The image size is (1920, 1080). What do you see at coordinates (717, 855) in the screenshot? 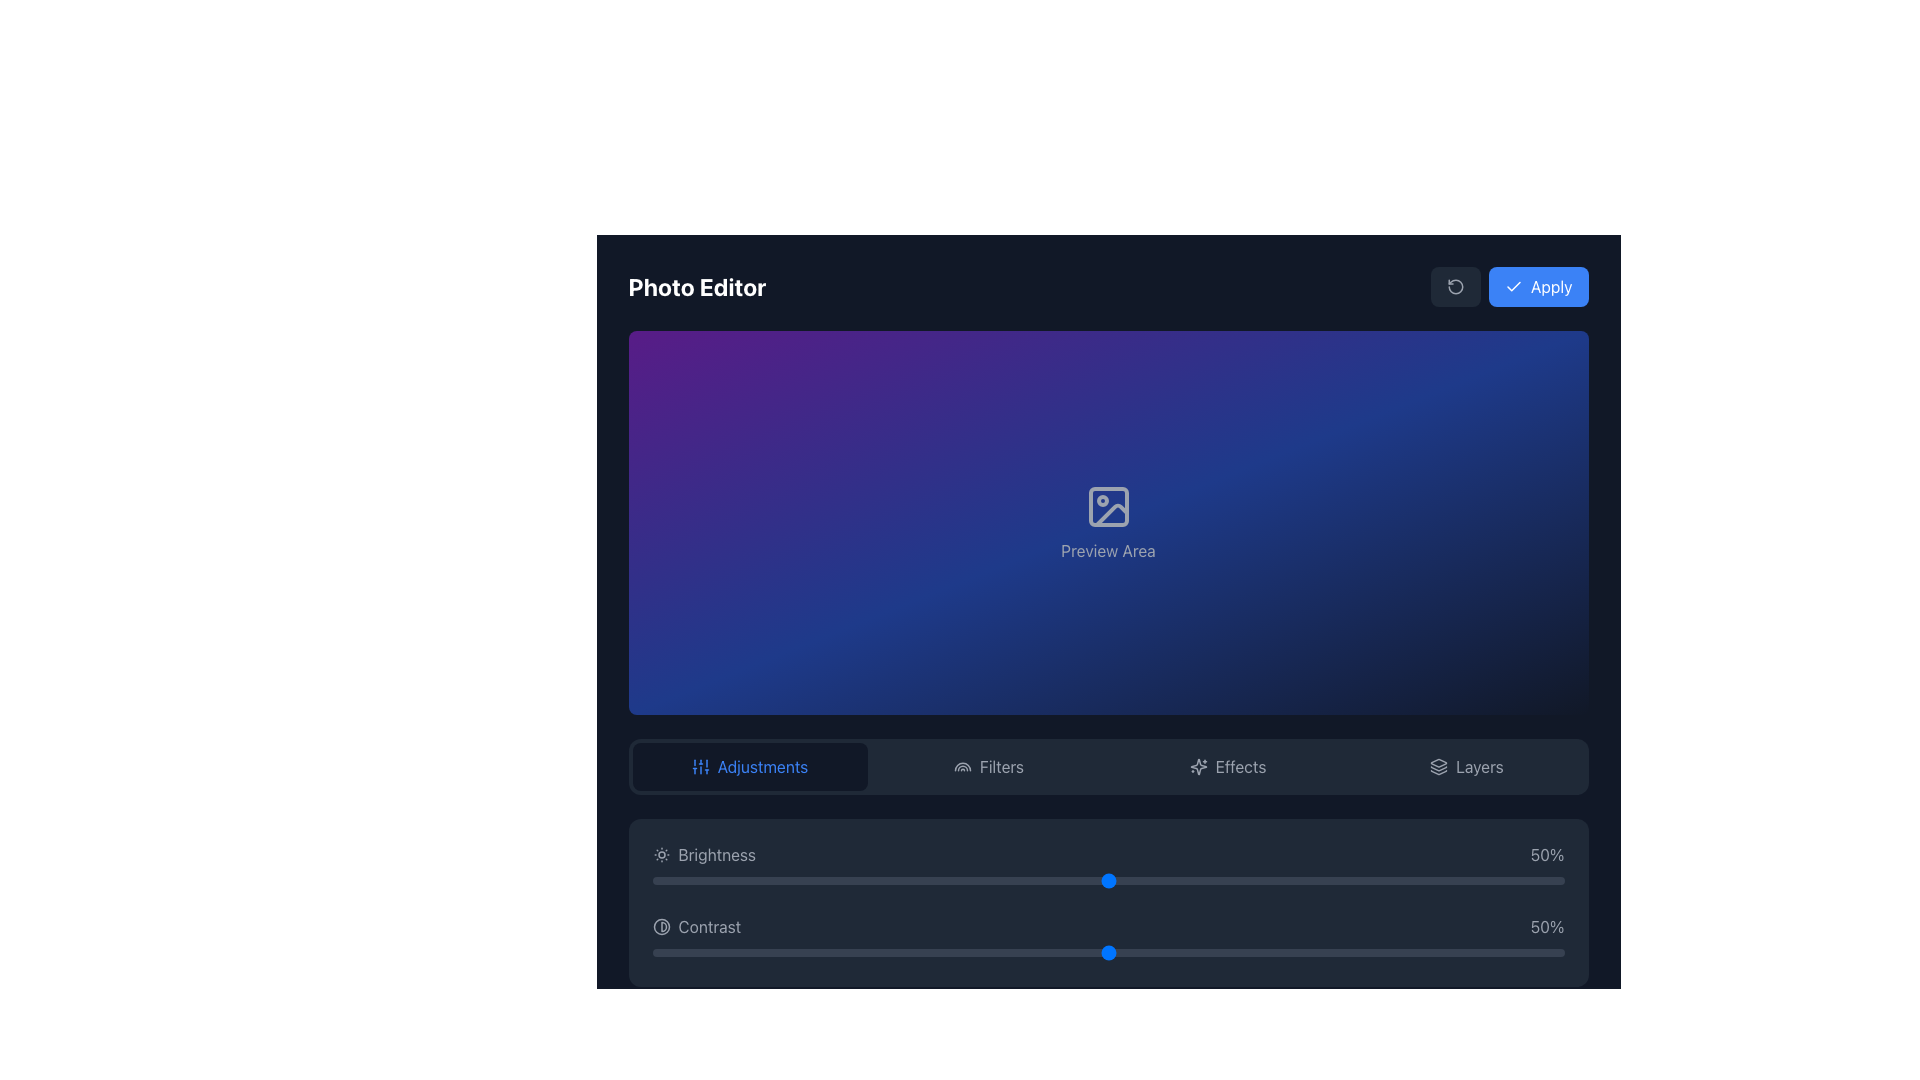
I see `the 'Brightness' label located in the 'Adjustments' panel, which displays the word 'Brightness' in a light-colored font next to a sun icon` at bounding box center [717, 855].